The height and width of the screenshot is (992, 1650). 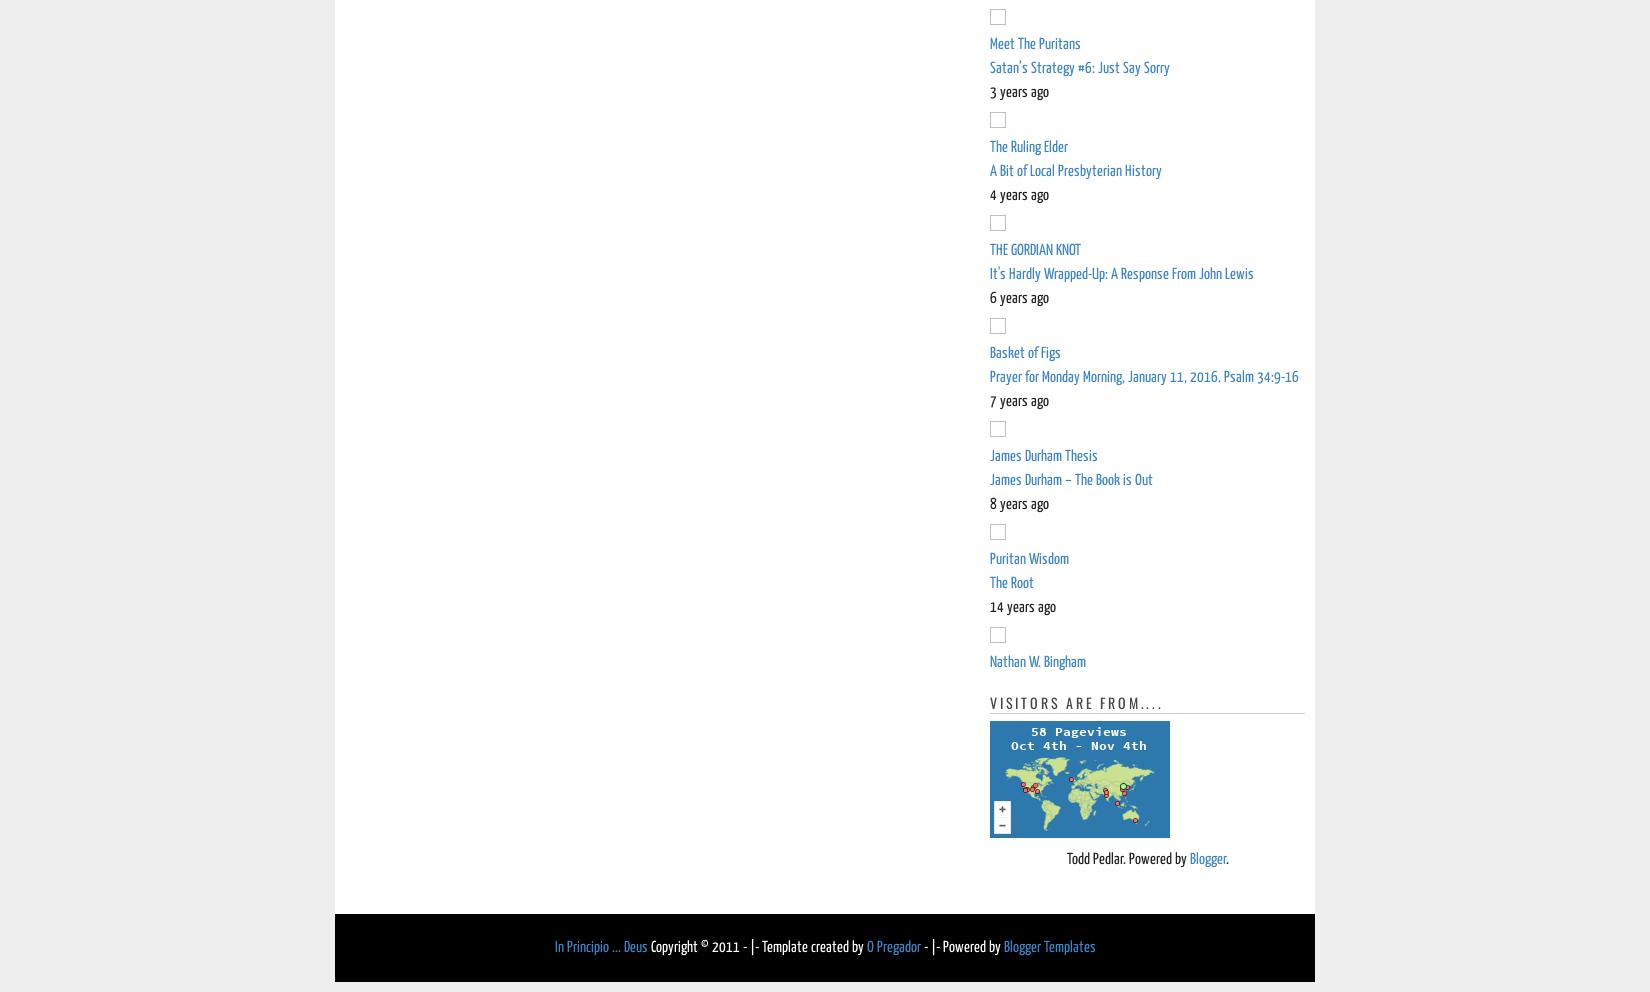 I want to click on '- |-  Powered by', so click(x=961, y=945).